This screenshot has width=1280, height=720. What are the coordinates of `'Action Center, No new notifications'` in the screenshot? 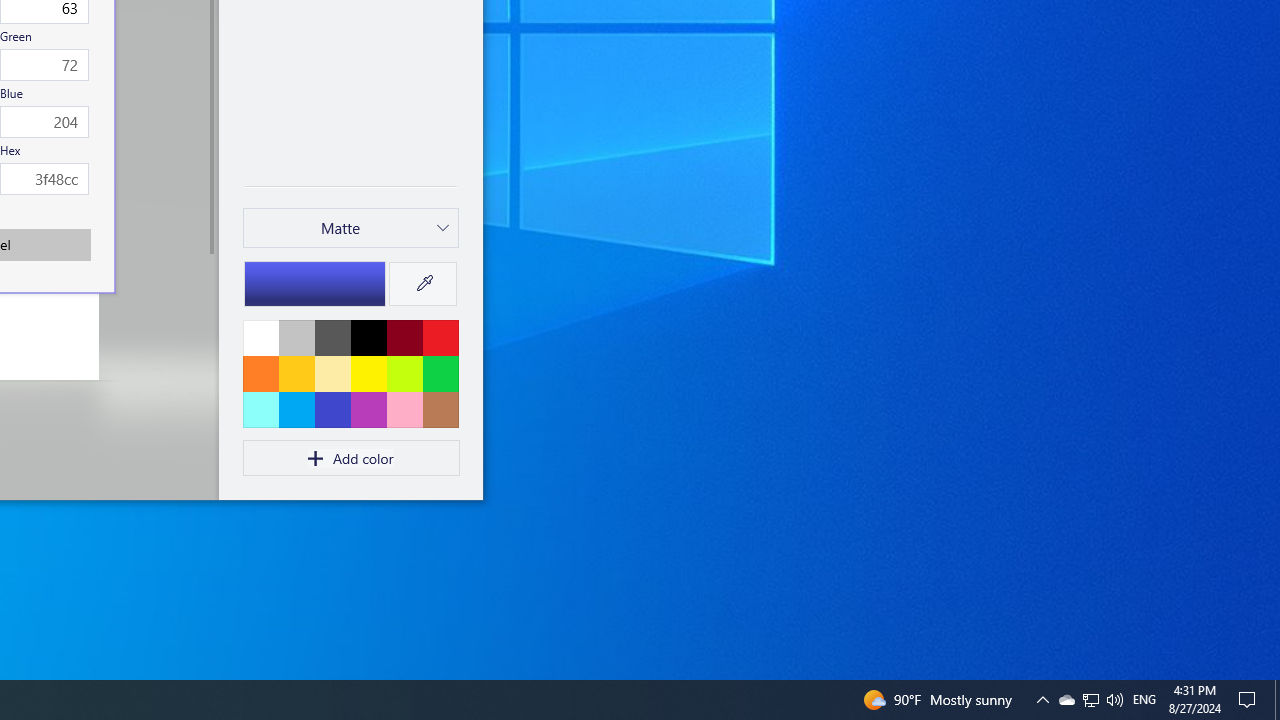 It's located at (1250, 698).